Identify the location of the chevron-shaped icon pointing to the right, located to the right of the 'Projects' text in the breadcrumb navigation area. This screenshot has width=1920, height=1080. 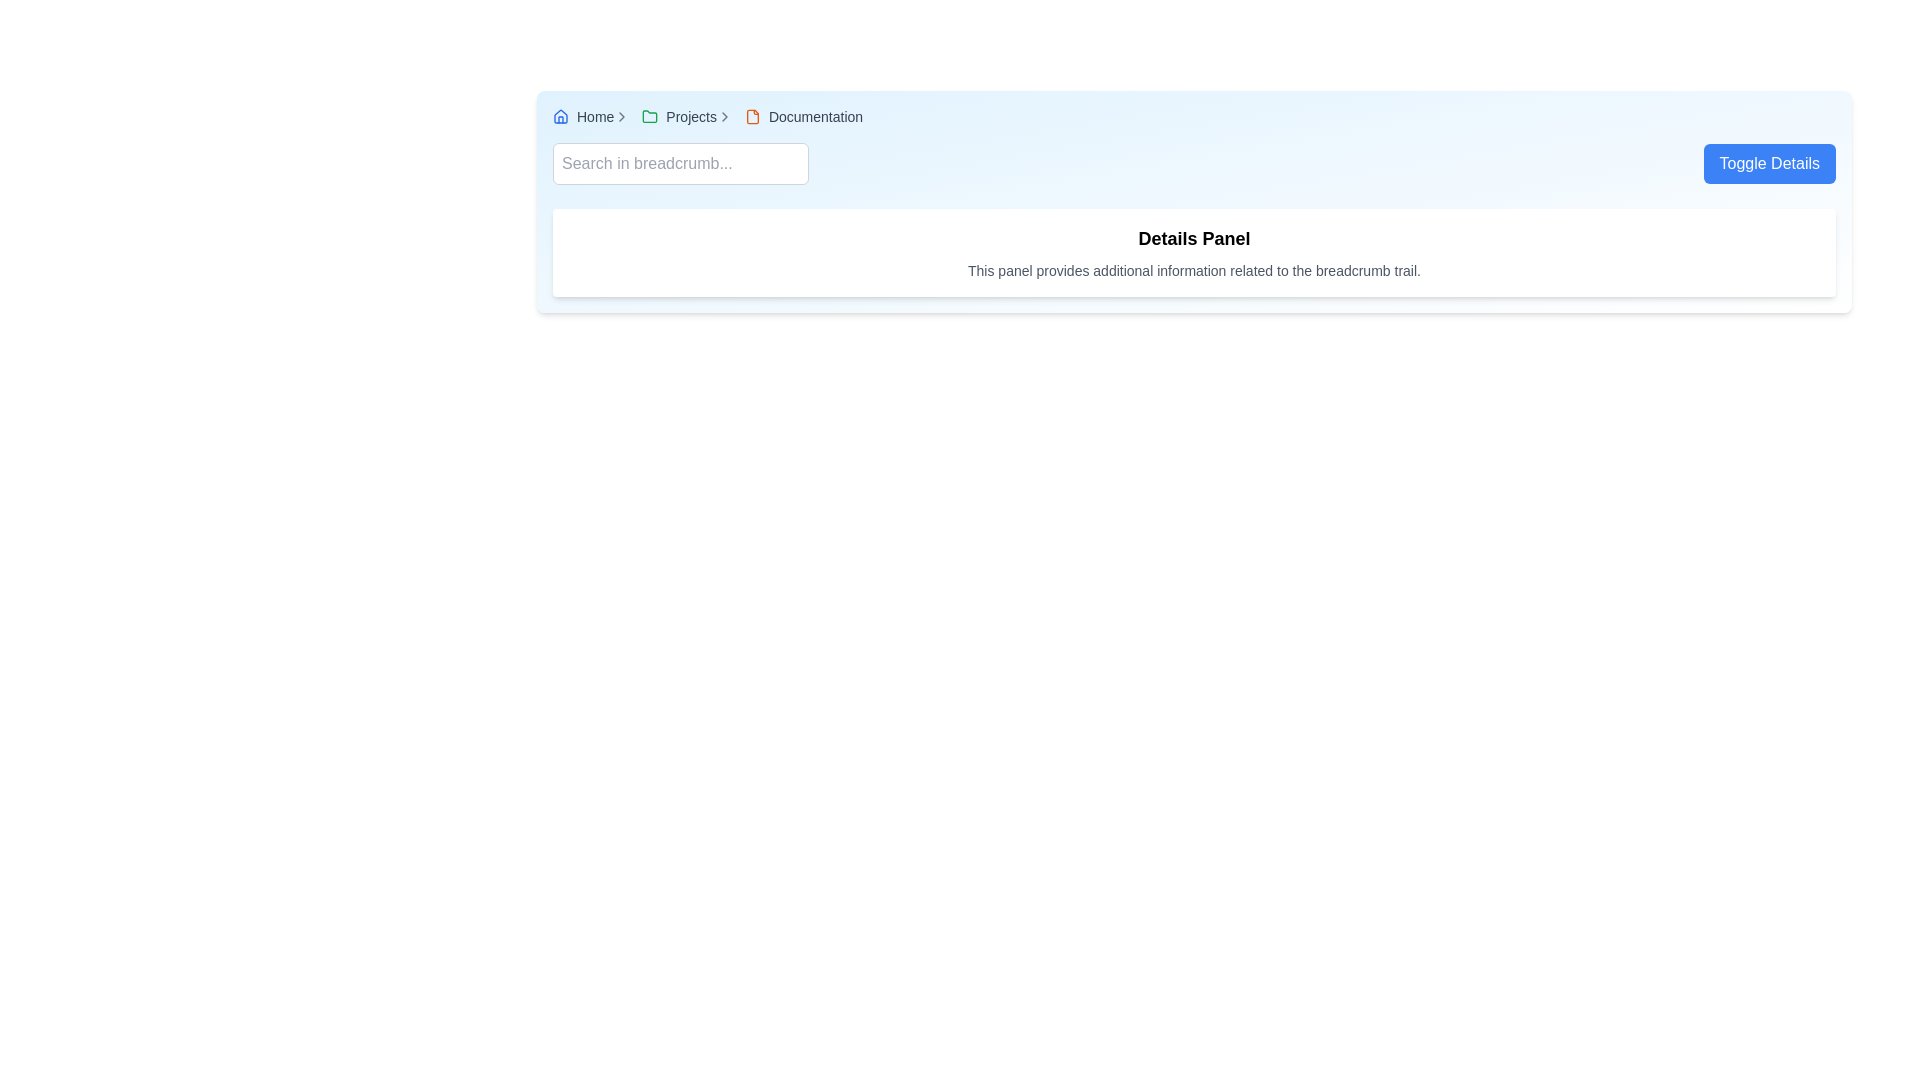
(723, 116).